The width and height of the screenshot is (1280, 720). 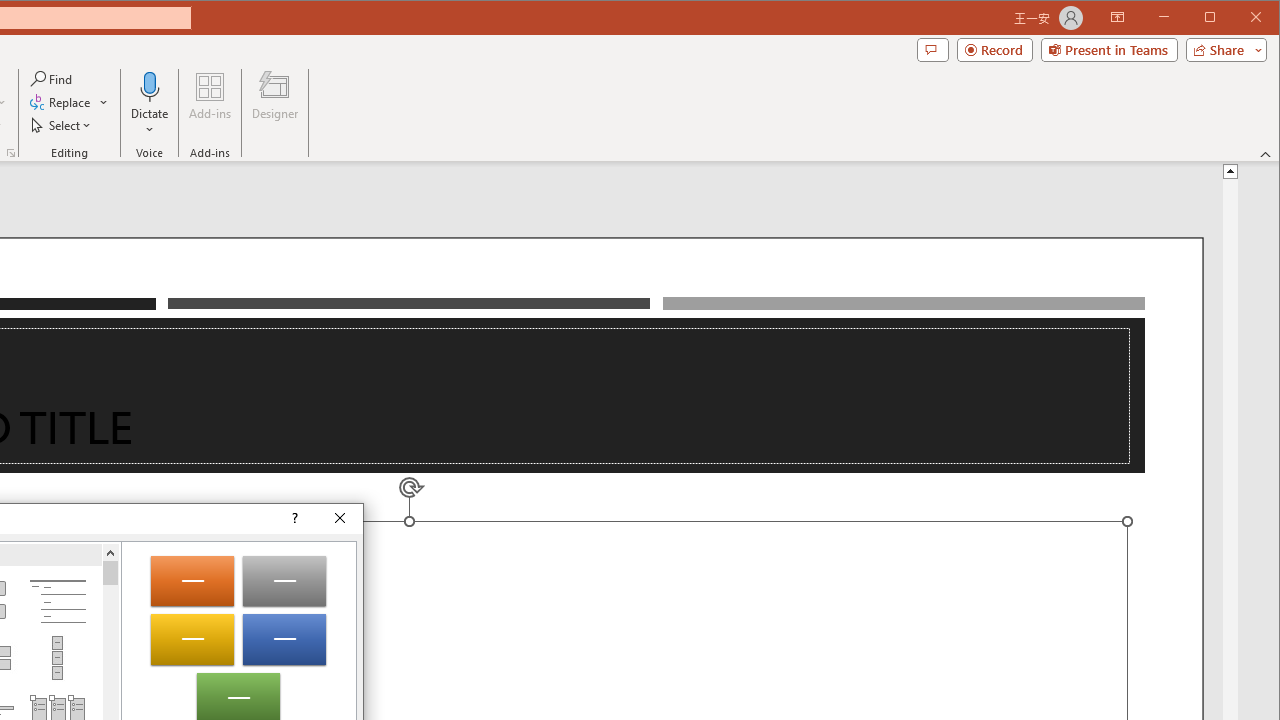 What do you see at coordinates (292, 518) in the screenshot?
I see `'Context help'` at bounding box center [292, 518].